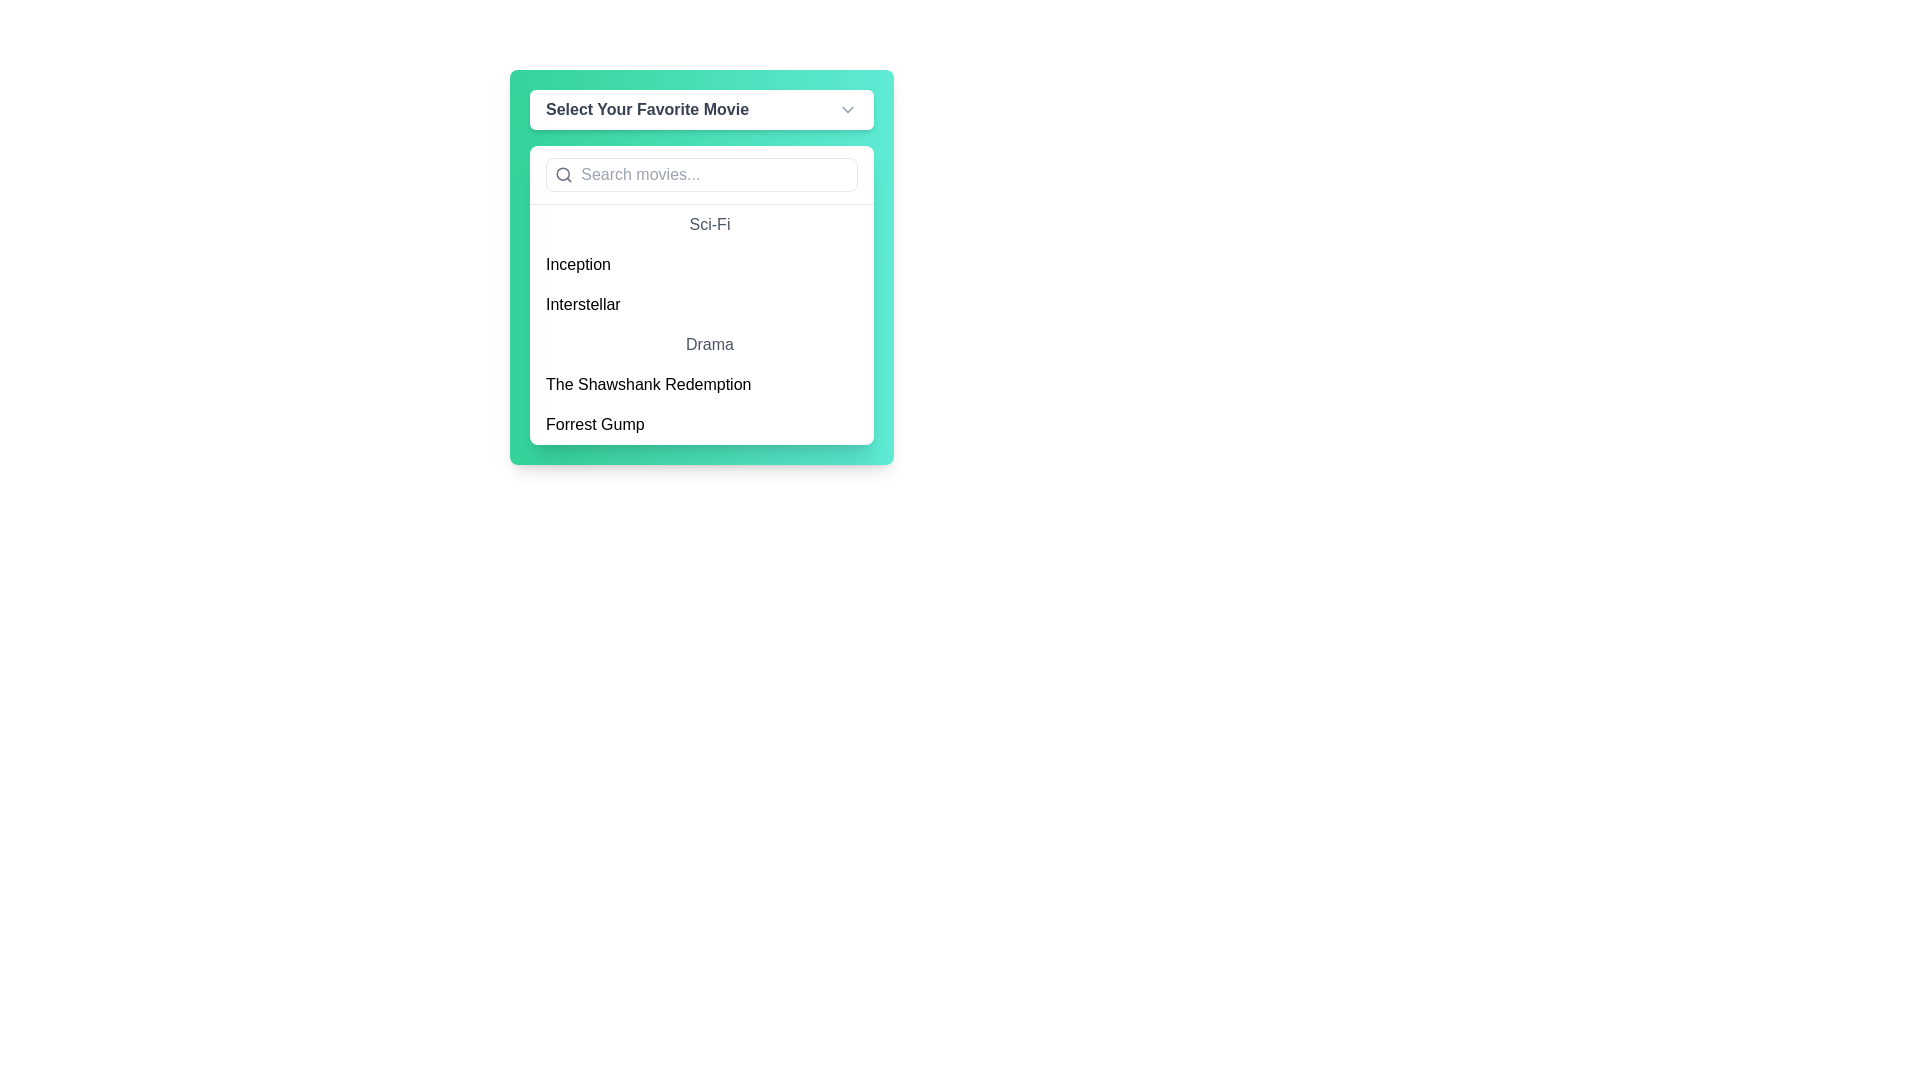 This screenshot has width=1920, height=1080. What do you see at coordinates (701, 304) in the screenshot?
I see `the 'Interstellar' option in the dropdown menu, which is the second item under the 'Sci-Fi' category` at bounding box center [701, 304].